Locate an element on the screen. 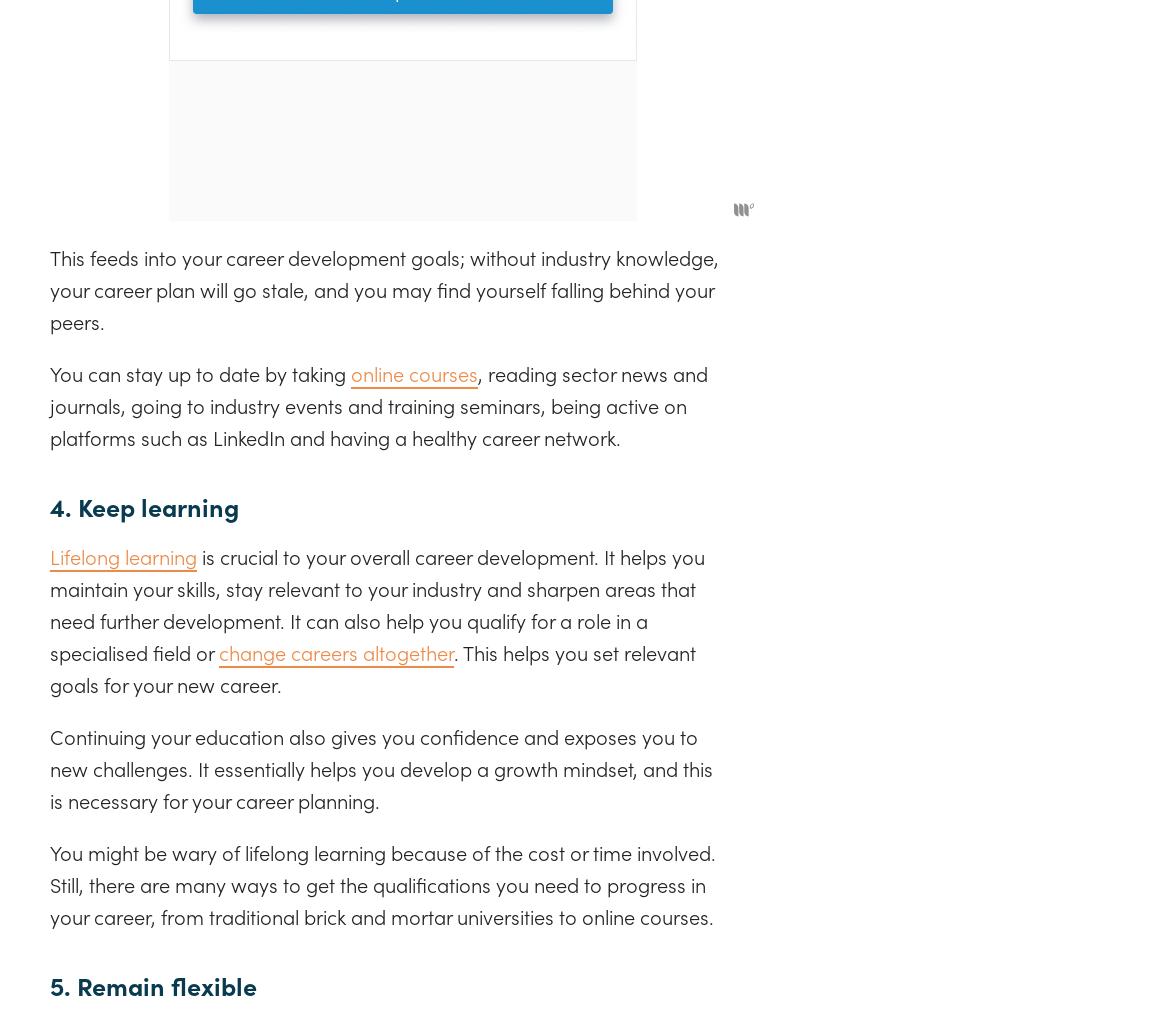  'change careers altogether' is located at coordinates (336, 650).